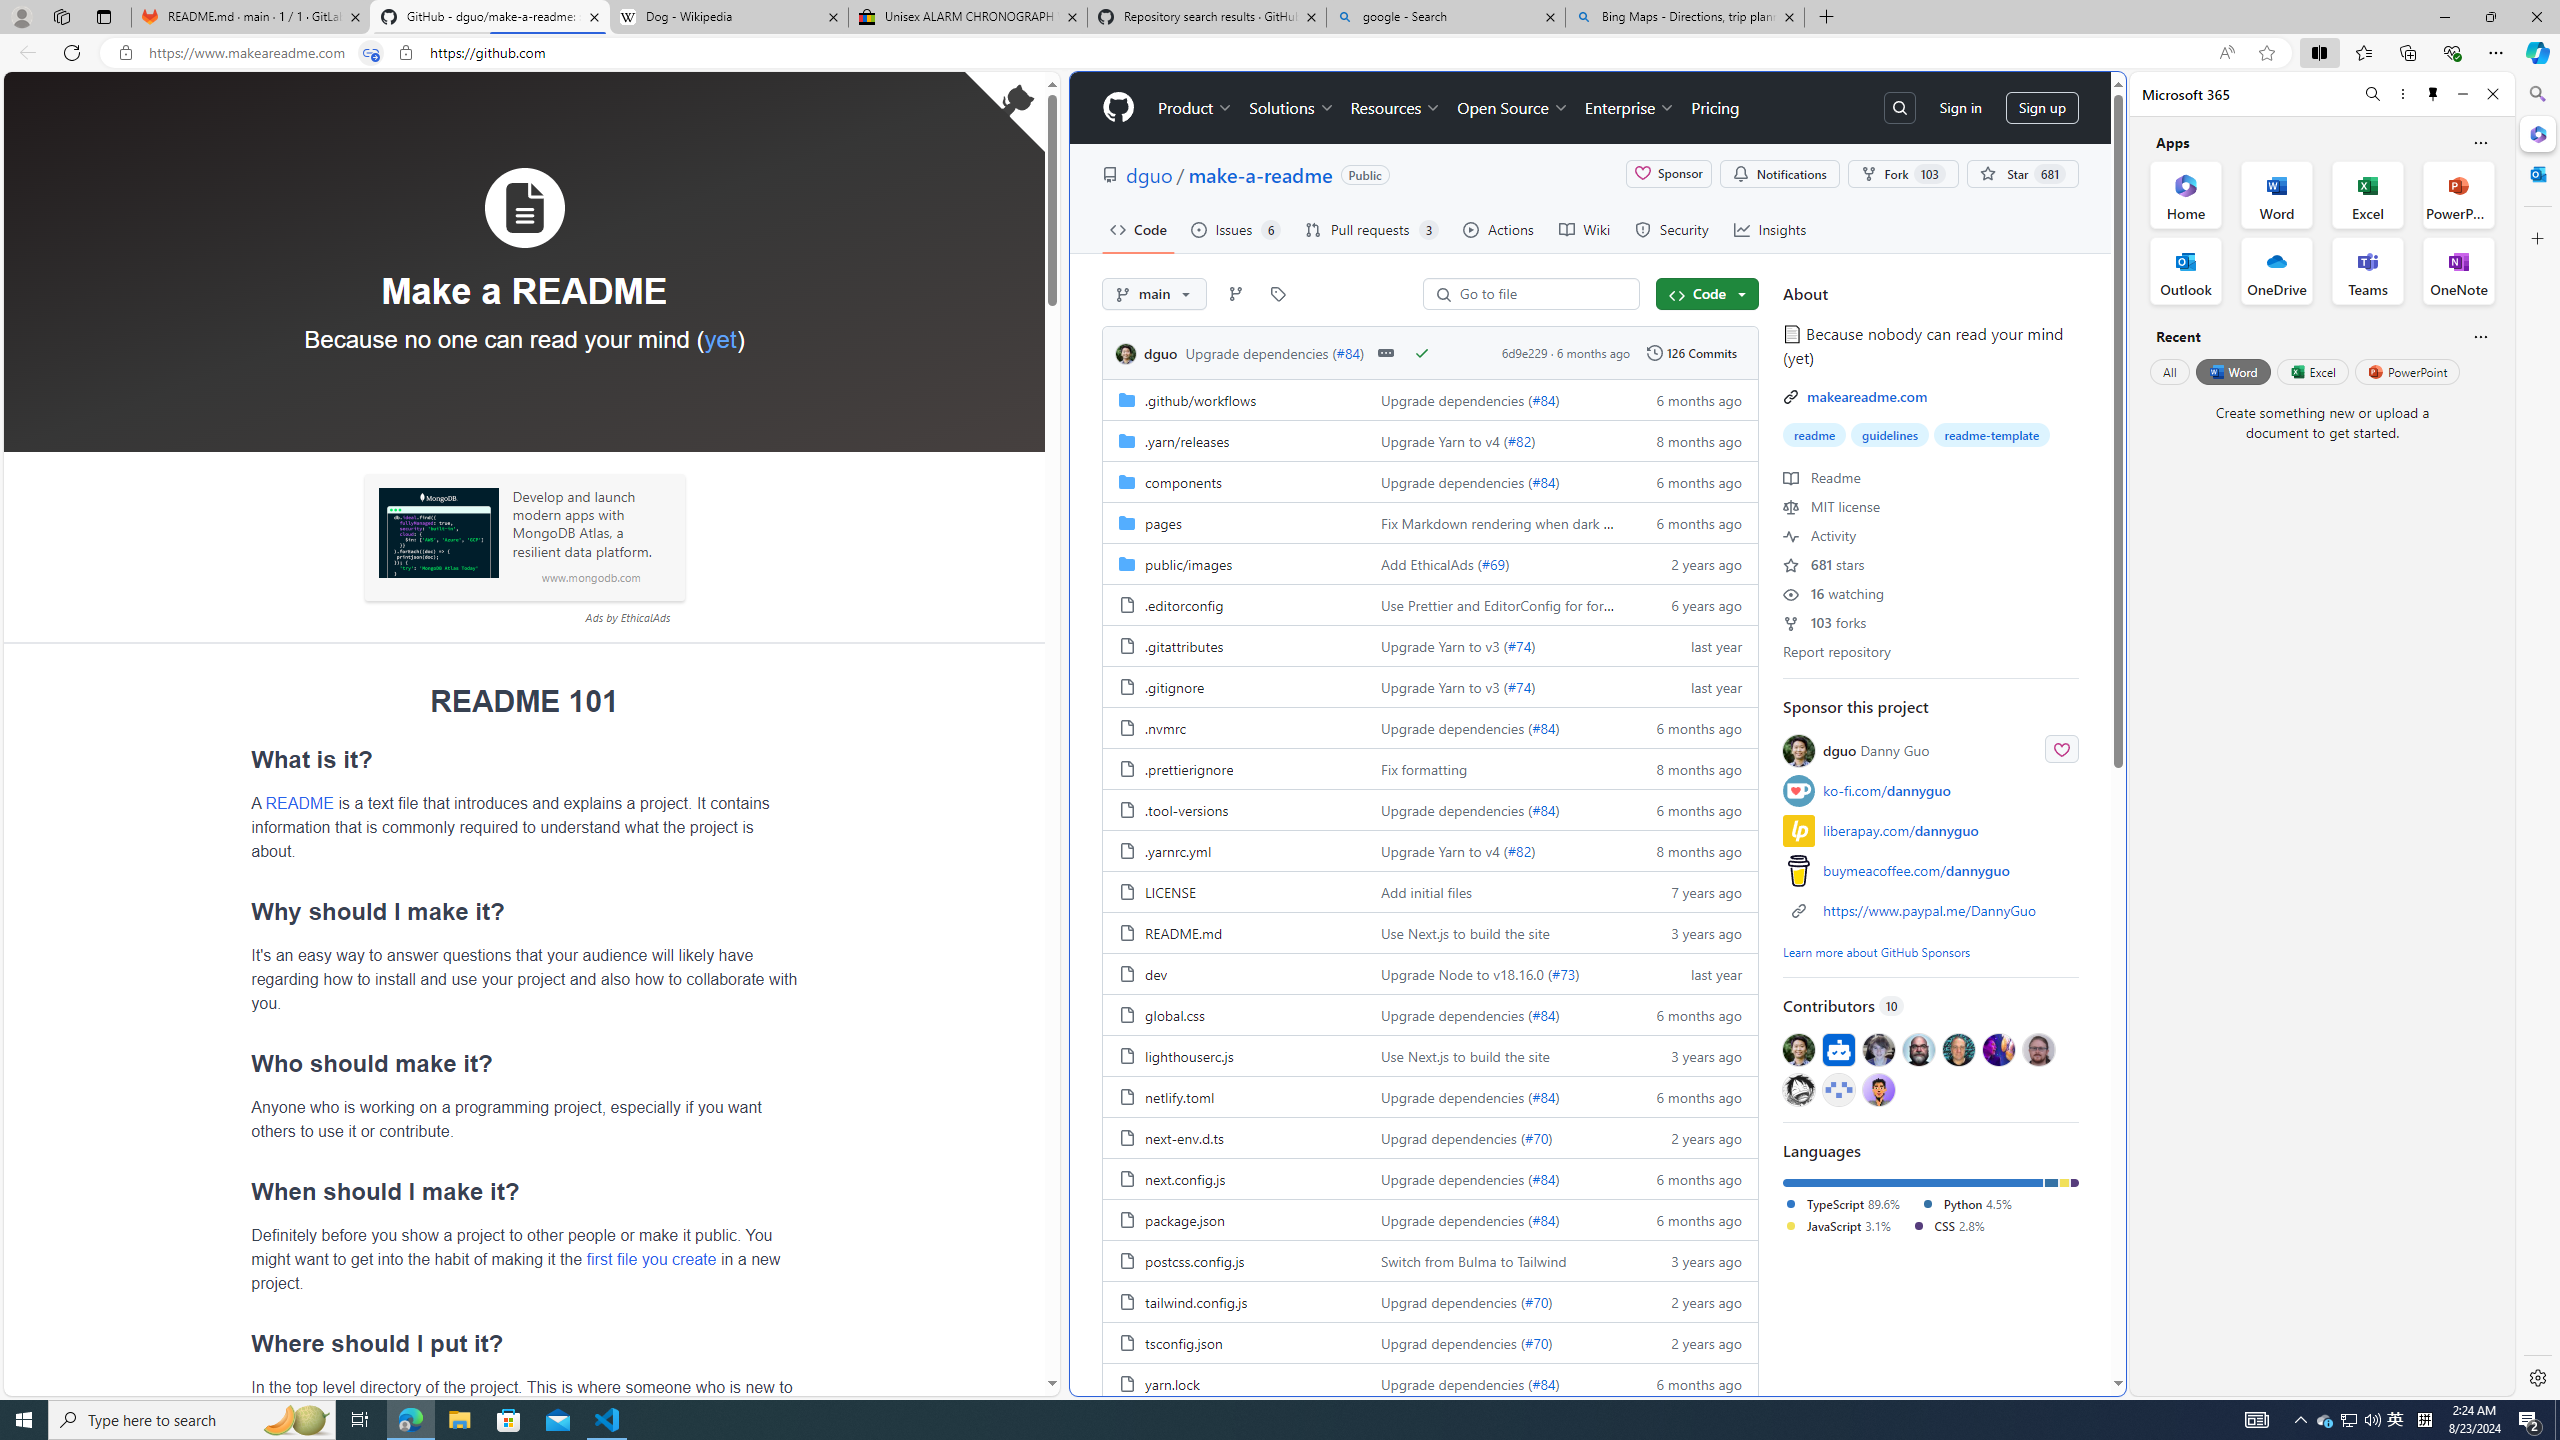 The width and height of the screenshot is (2560, 1440). I want to click on 'Word', so click(2231, 371).